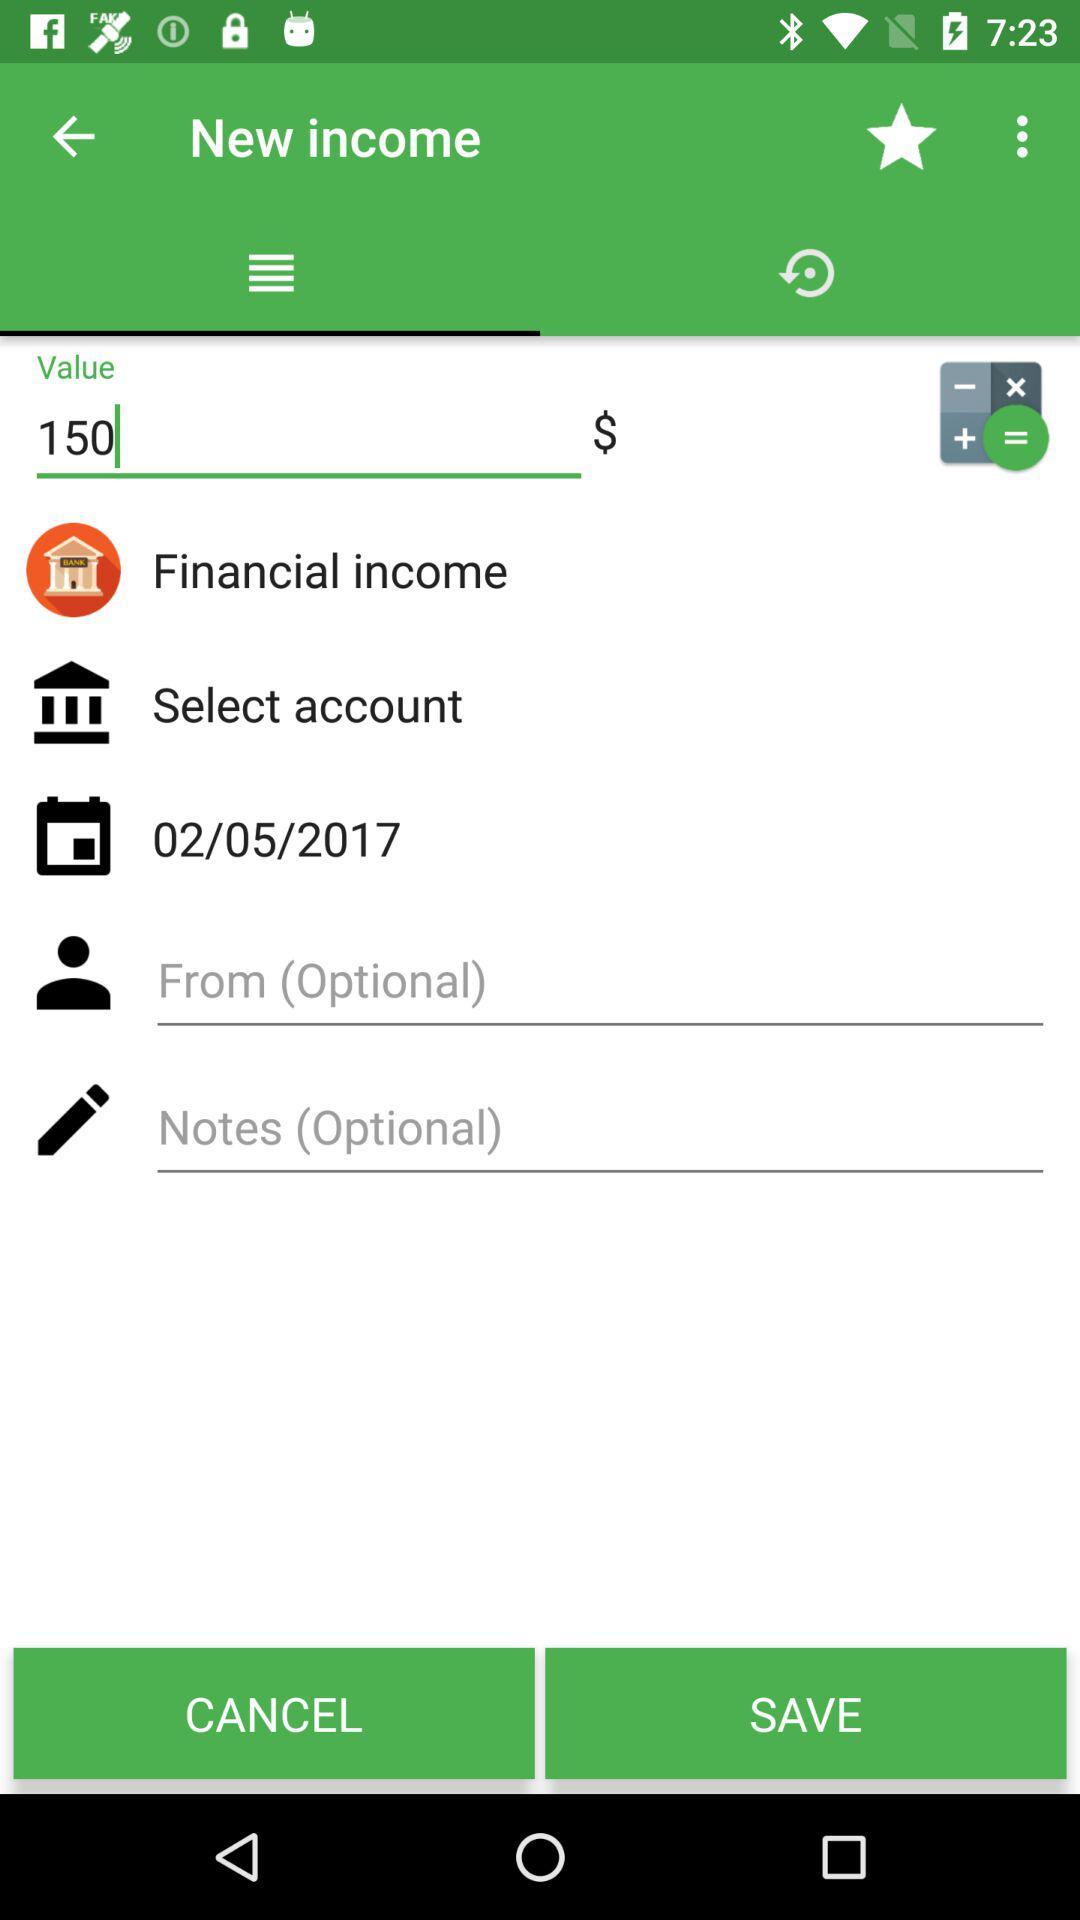 This screenshot has width=1080, height=1920. Describe the element at coordinates (599, 987) in the screenshot. I see `from optional` at that location.